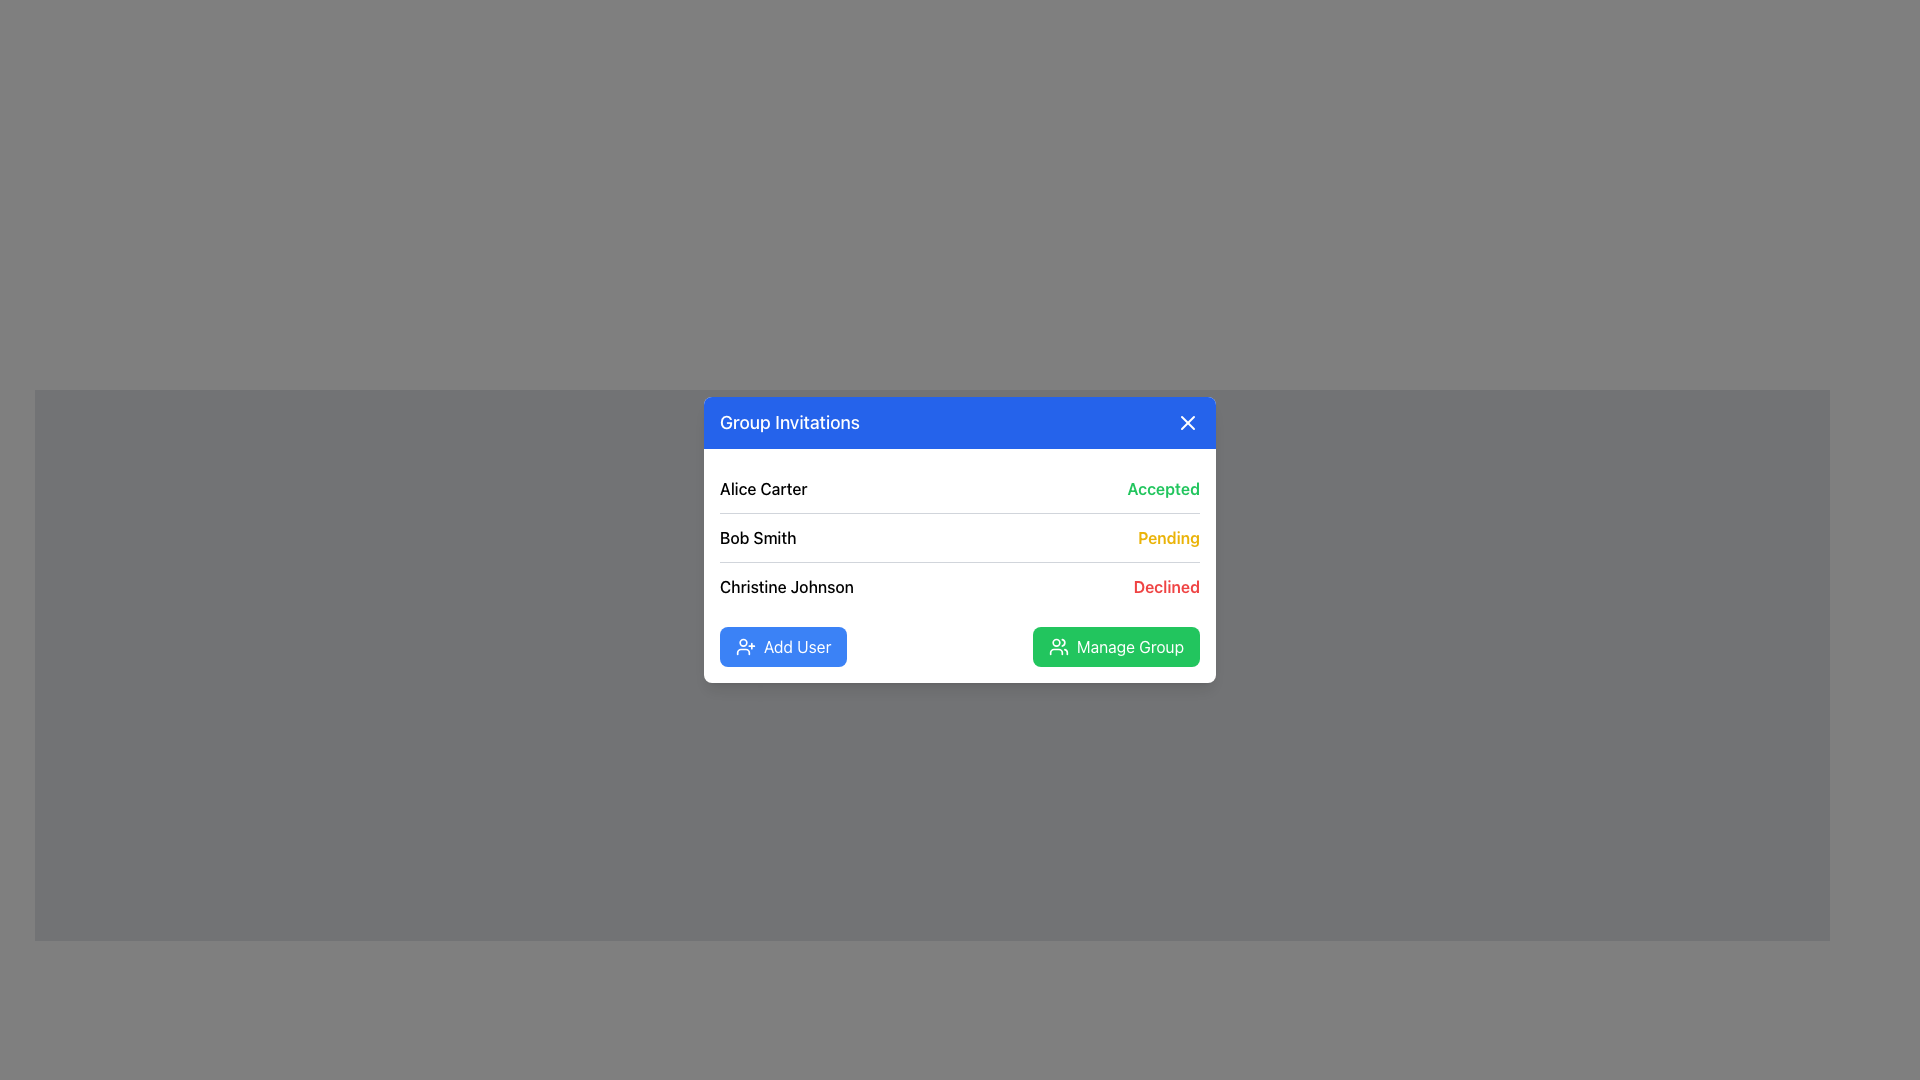  Describe the element at coordinates (782, 647) in the screenshot. I see `the 'Add Member' button located in the bottom-left corner of the dialog box` at that location.